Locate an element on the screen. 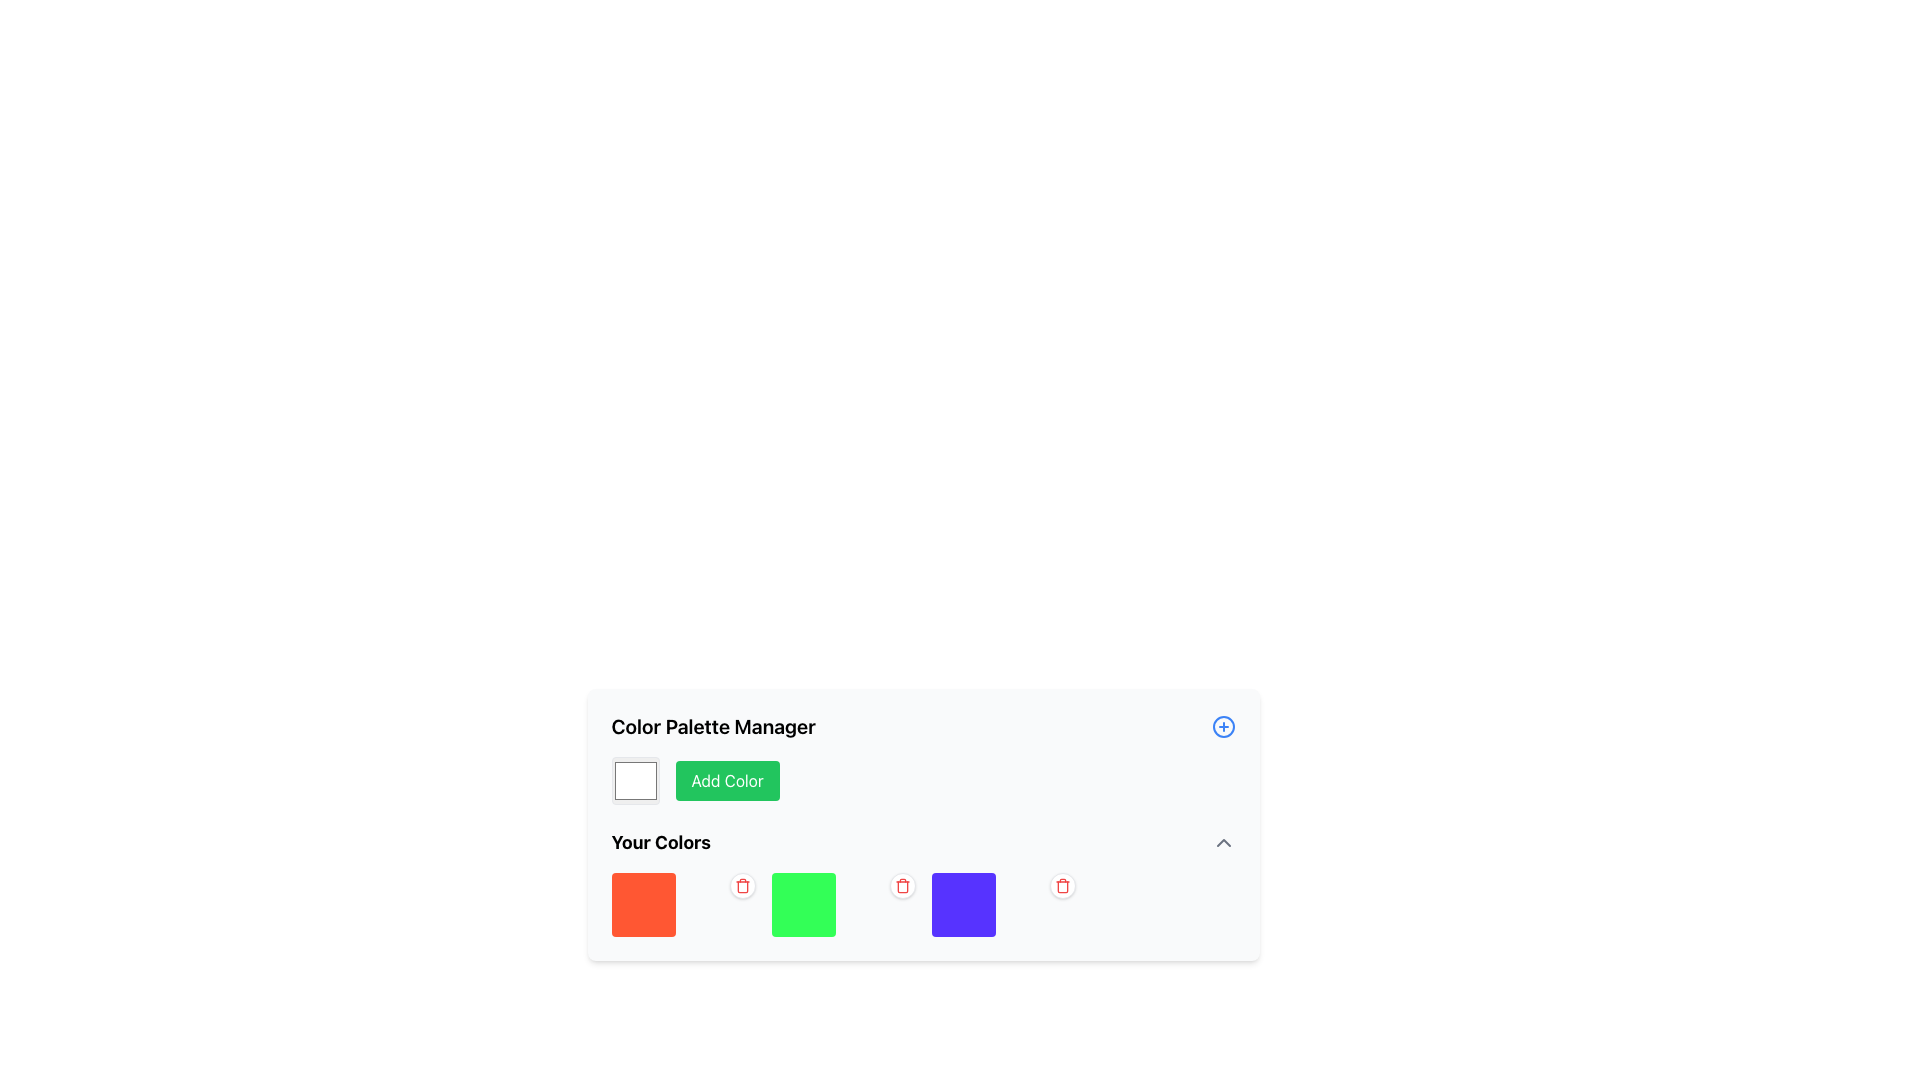 The width and height of the screenshot is (1920, 1080). the delete button located in the top-right corner of the purple block, which is the fourth item in the grid layout is located at coordinates (1003, 905).